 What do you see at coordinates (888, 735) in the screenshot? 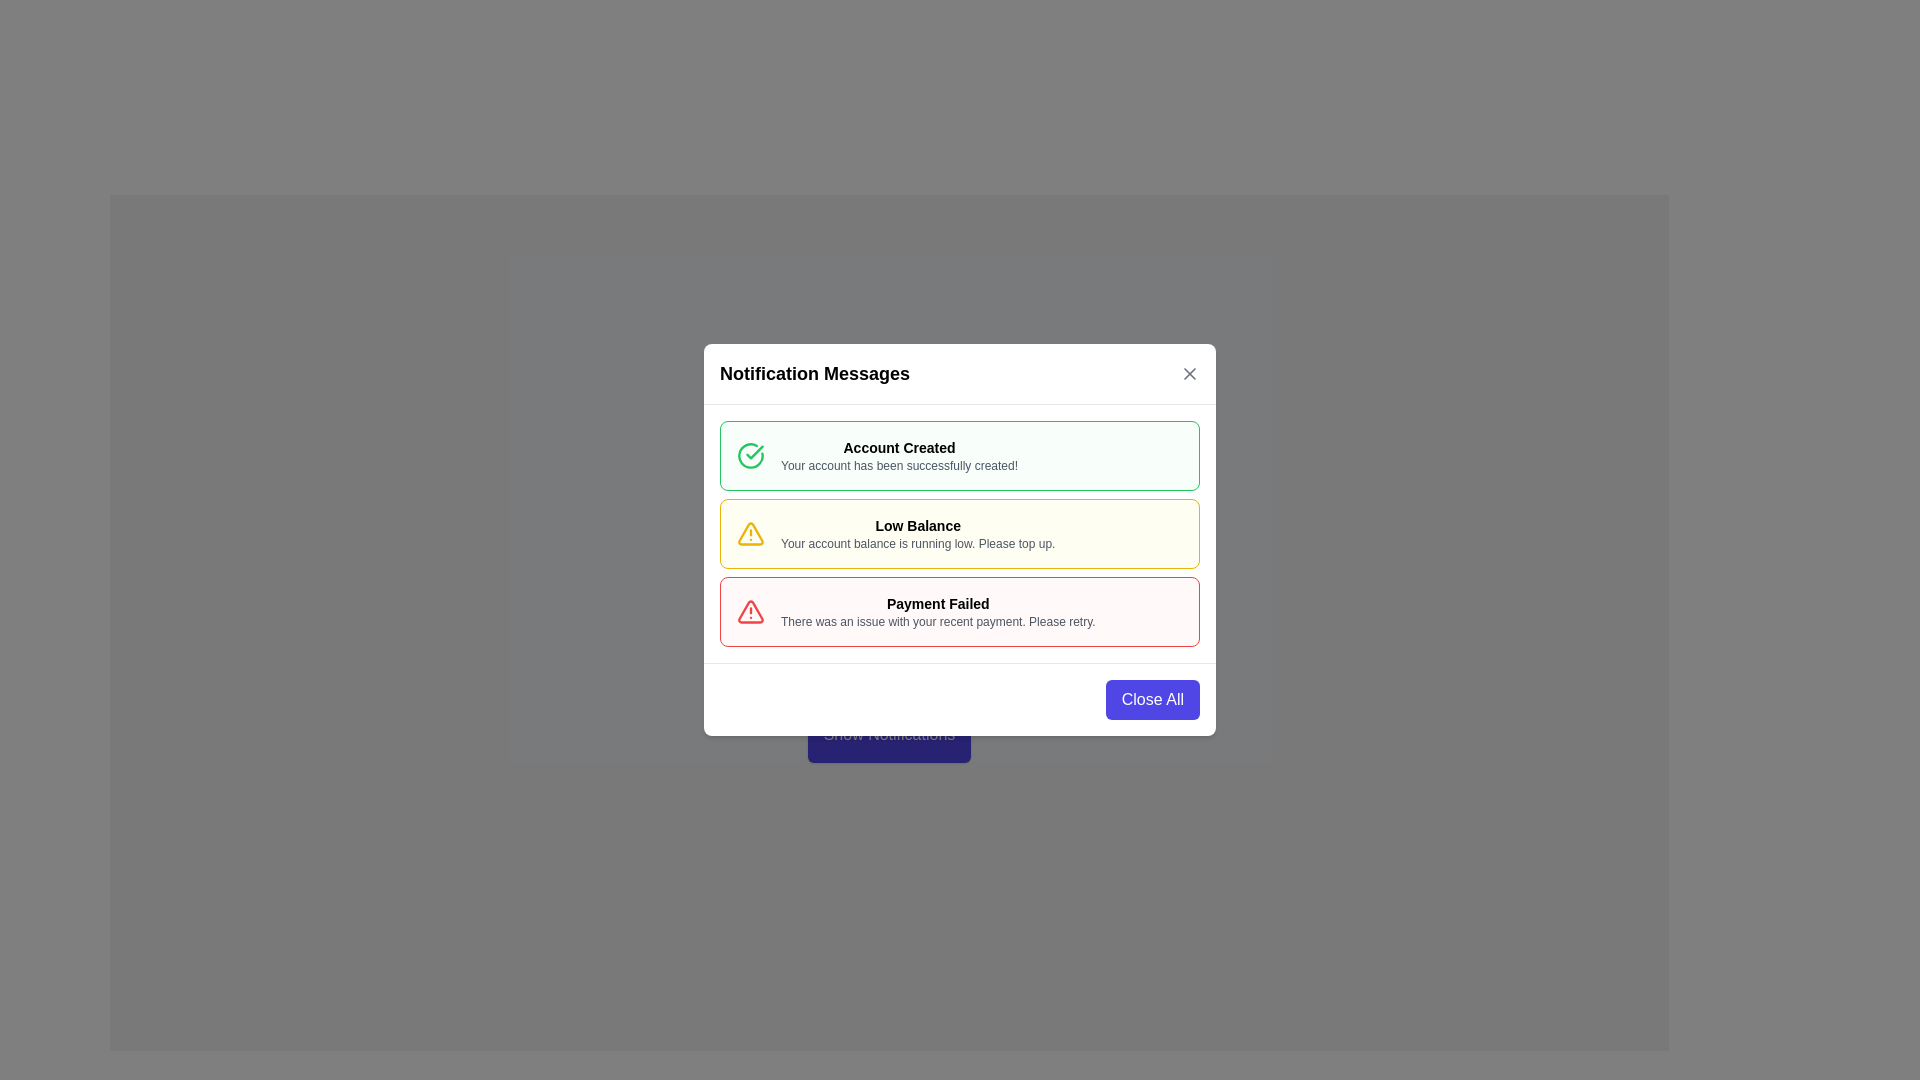
I see `the button located at the bottom center of the 'Notification Messages' panel` at bounding box center [888, 735].